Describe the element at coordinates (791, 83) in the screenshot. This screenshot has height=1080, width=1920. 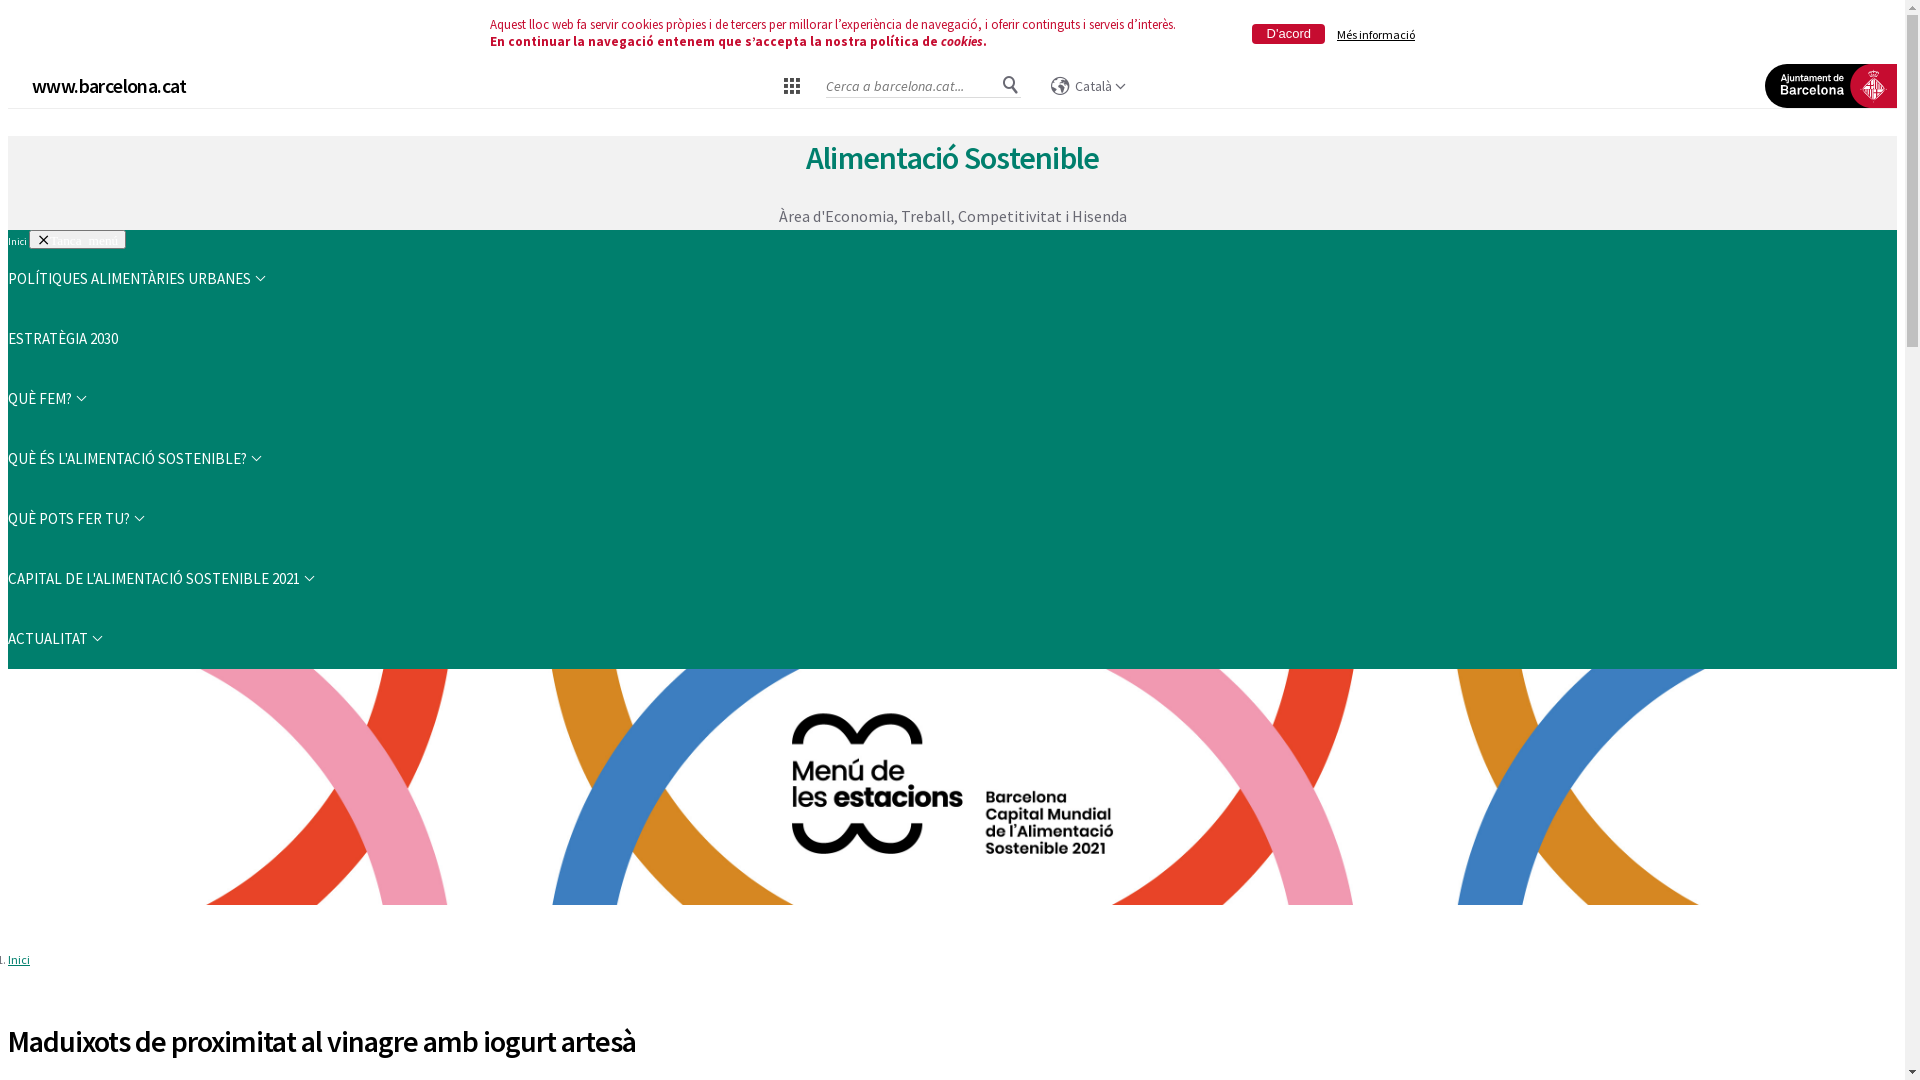
I see `'Dreceres de barcelona.cat'` at that location.